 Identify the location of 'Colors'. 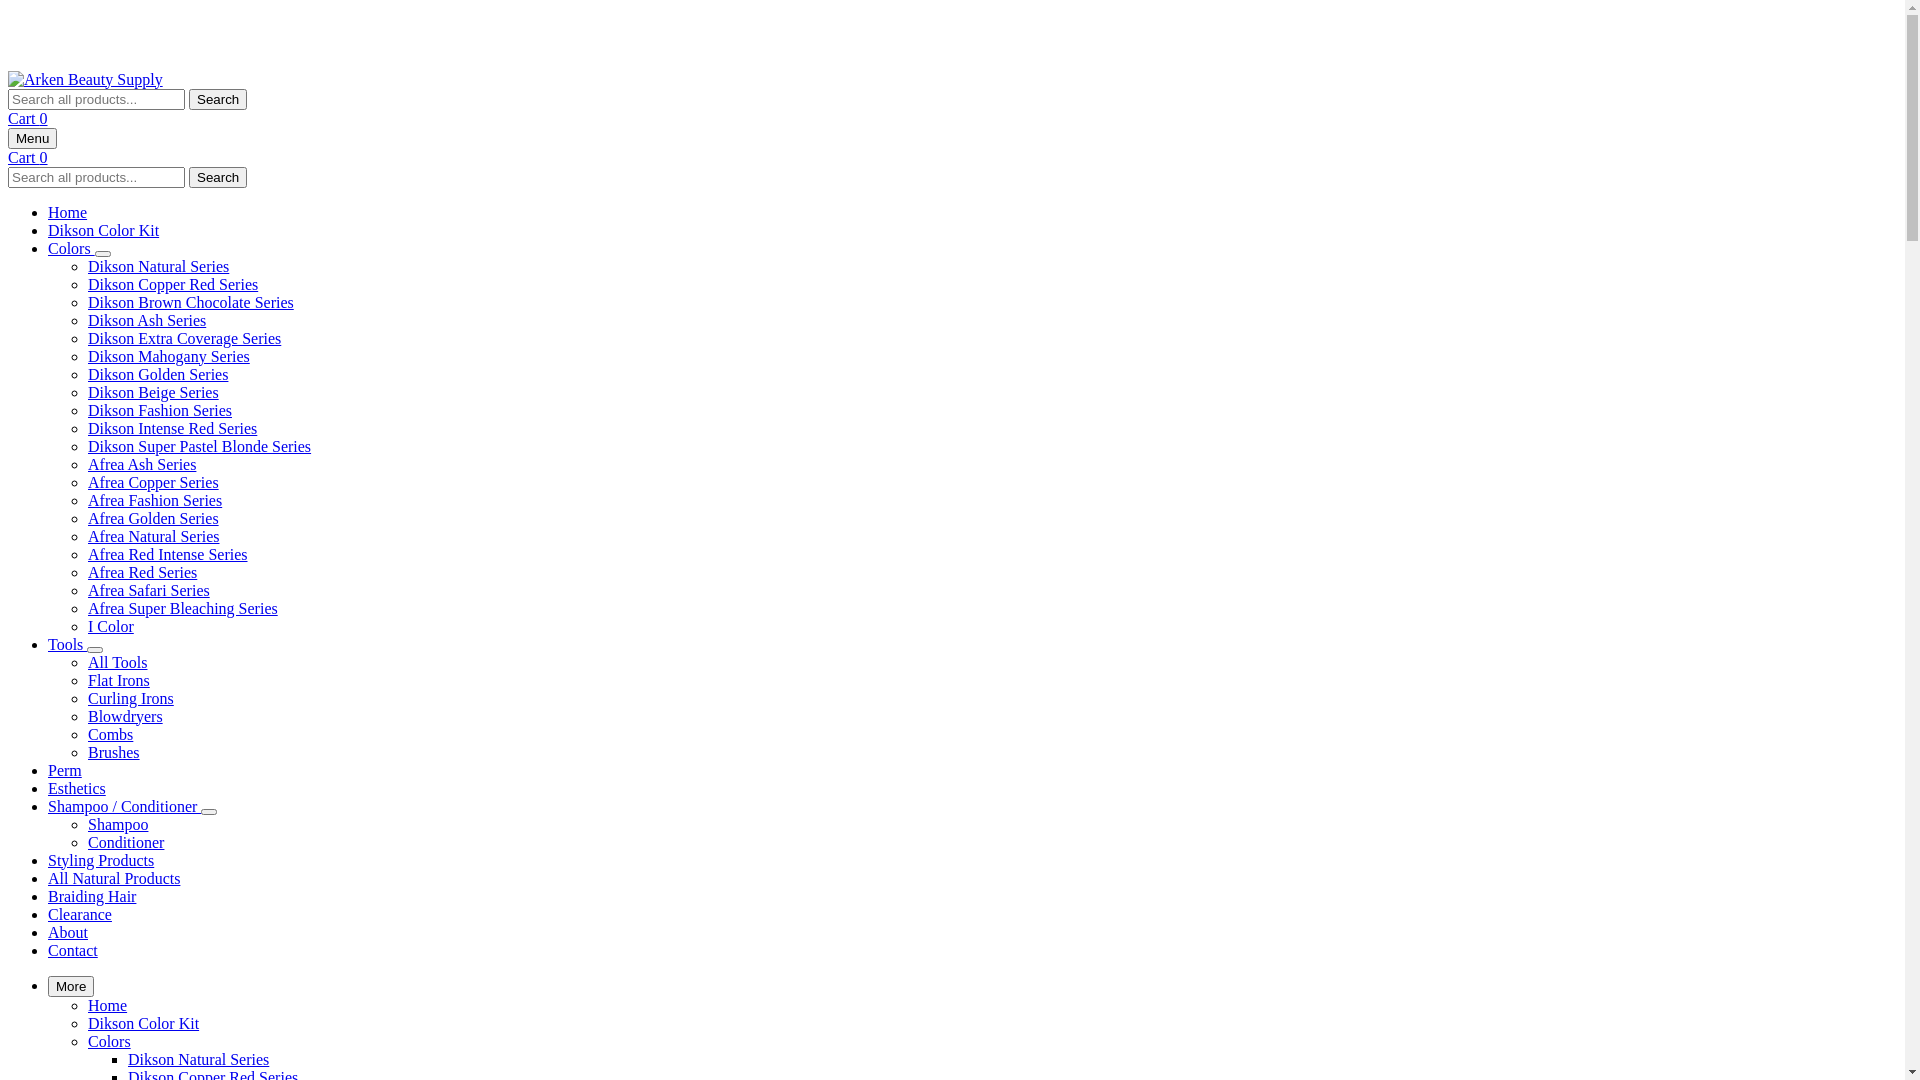
(71, 247).